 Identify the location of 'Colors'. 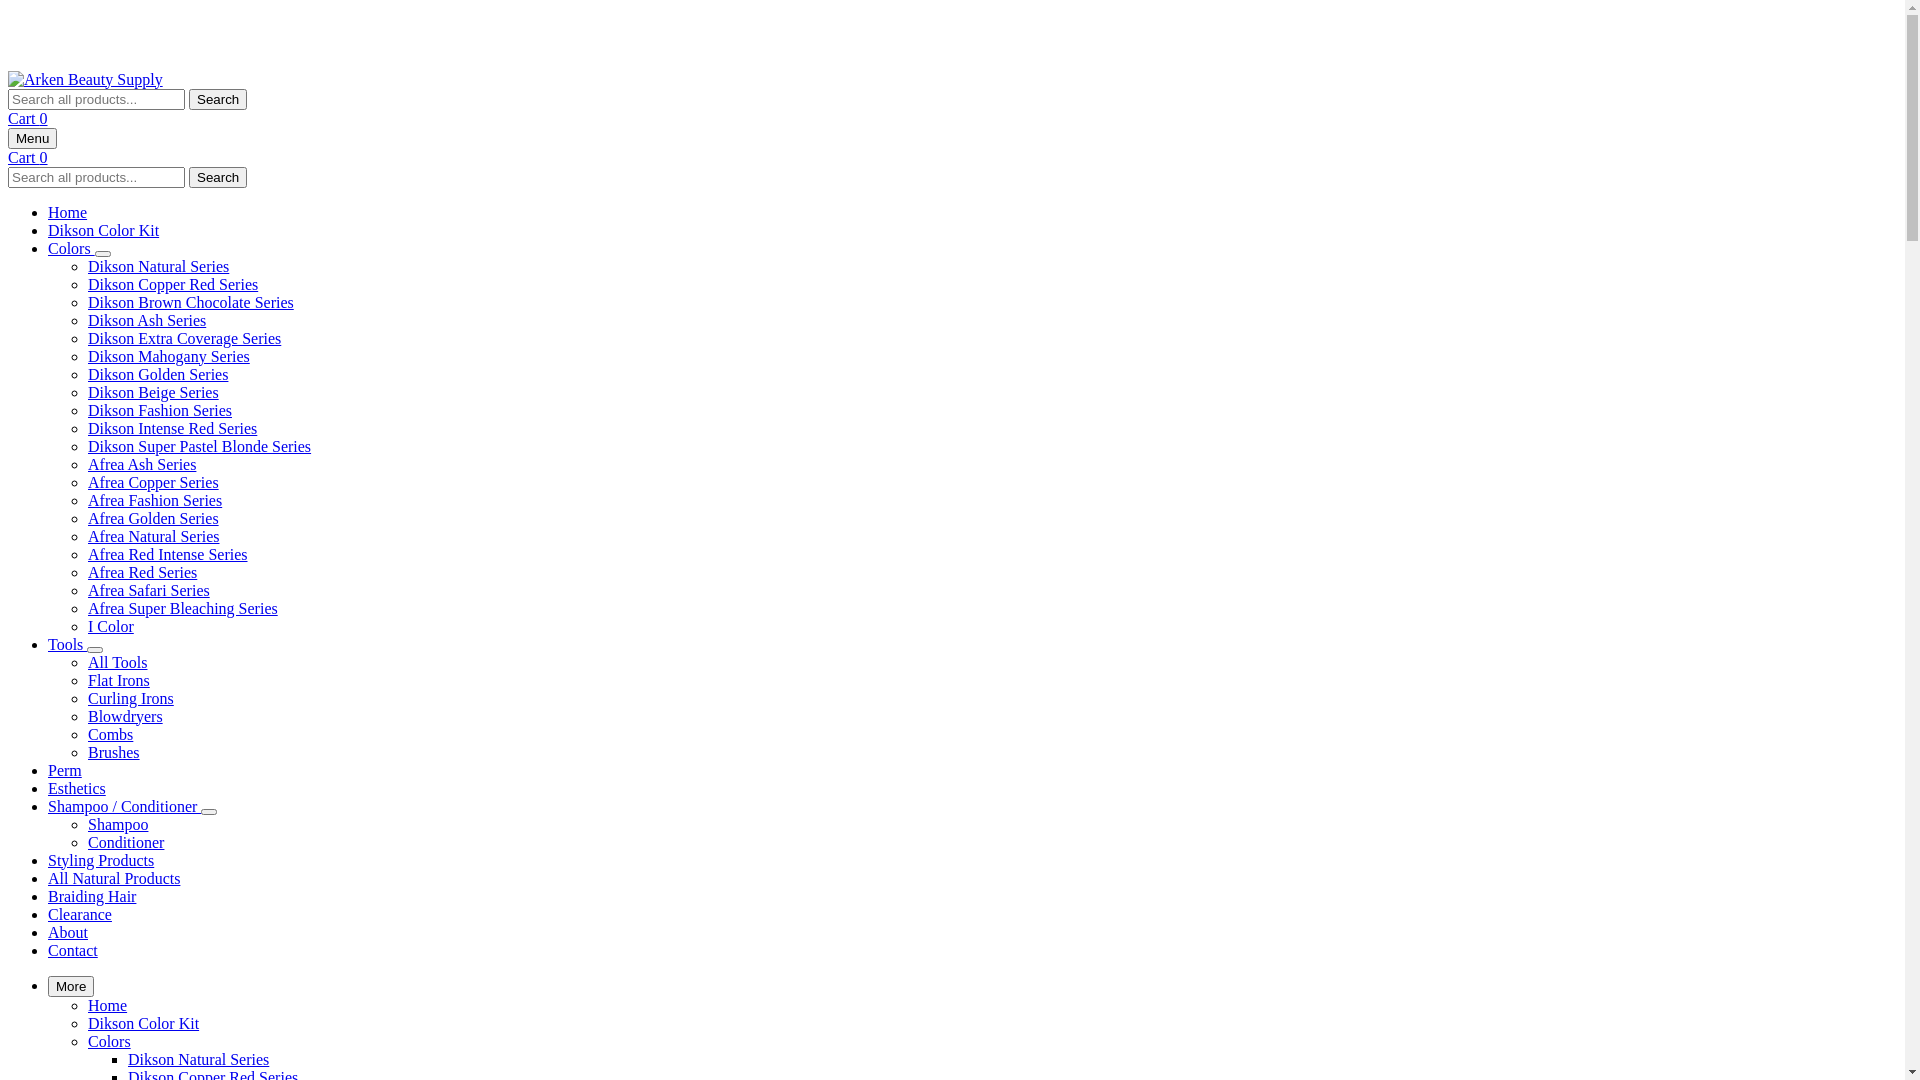
(71, 247).